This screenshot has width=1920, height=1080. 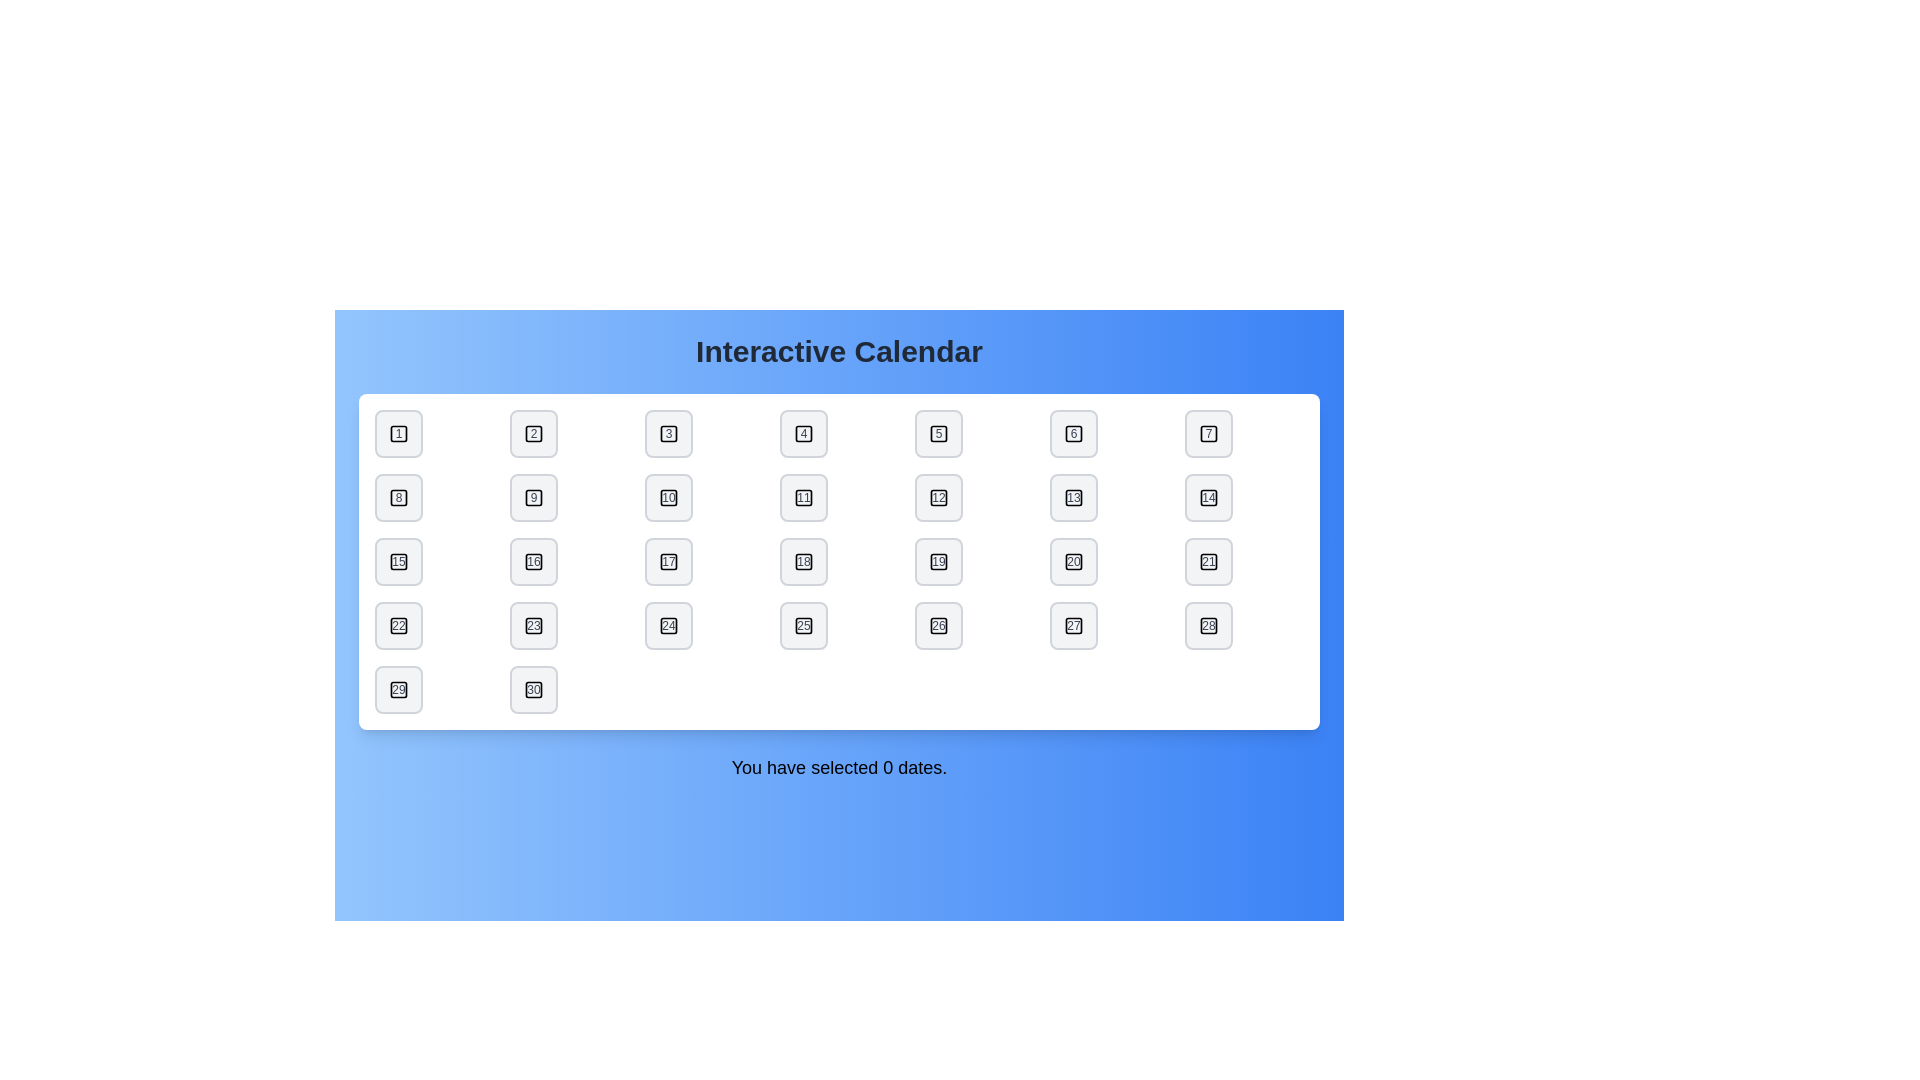 I want to click on the date button labeled 10 to toggle its selection state, so click(x=668, y=496).